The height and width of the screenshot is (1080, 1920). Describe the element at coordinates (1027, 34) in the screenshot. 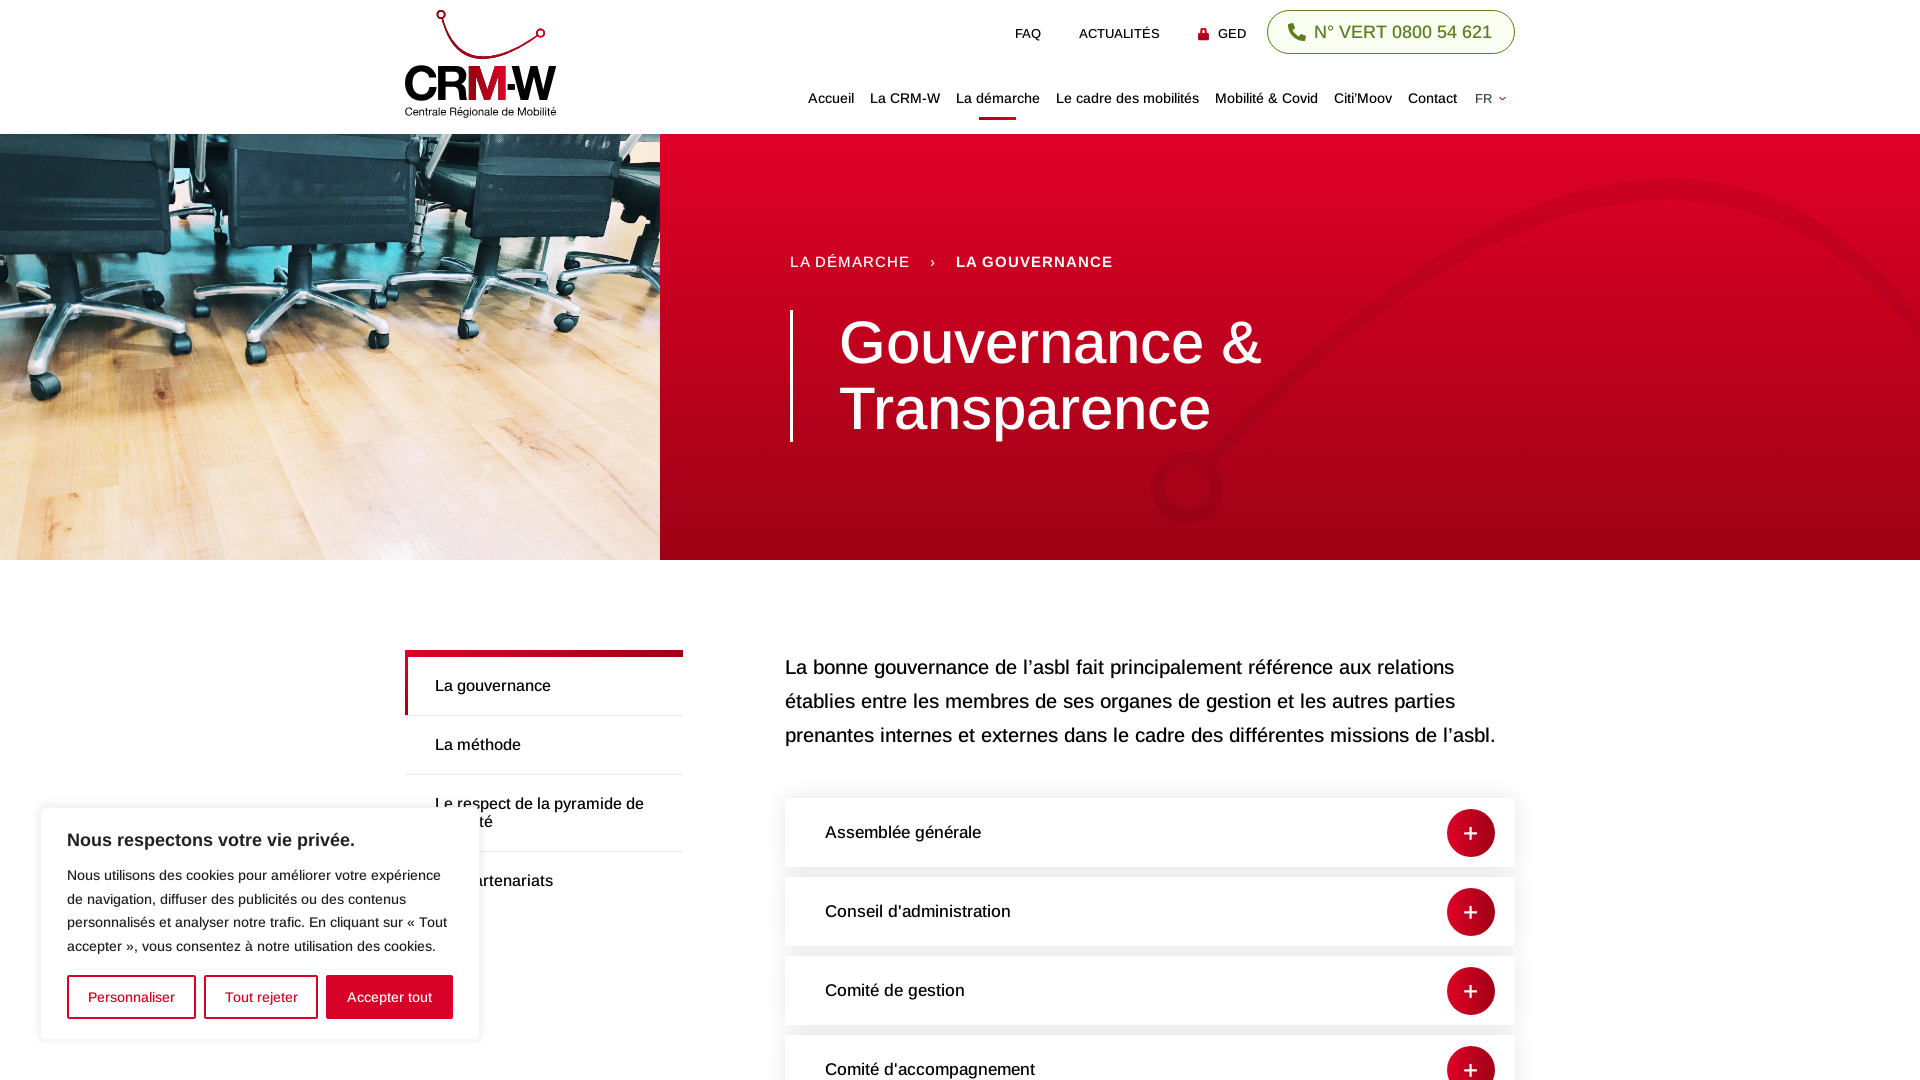

I see `'FAQ'` at that location.